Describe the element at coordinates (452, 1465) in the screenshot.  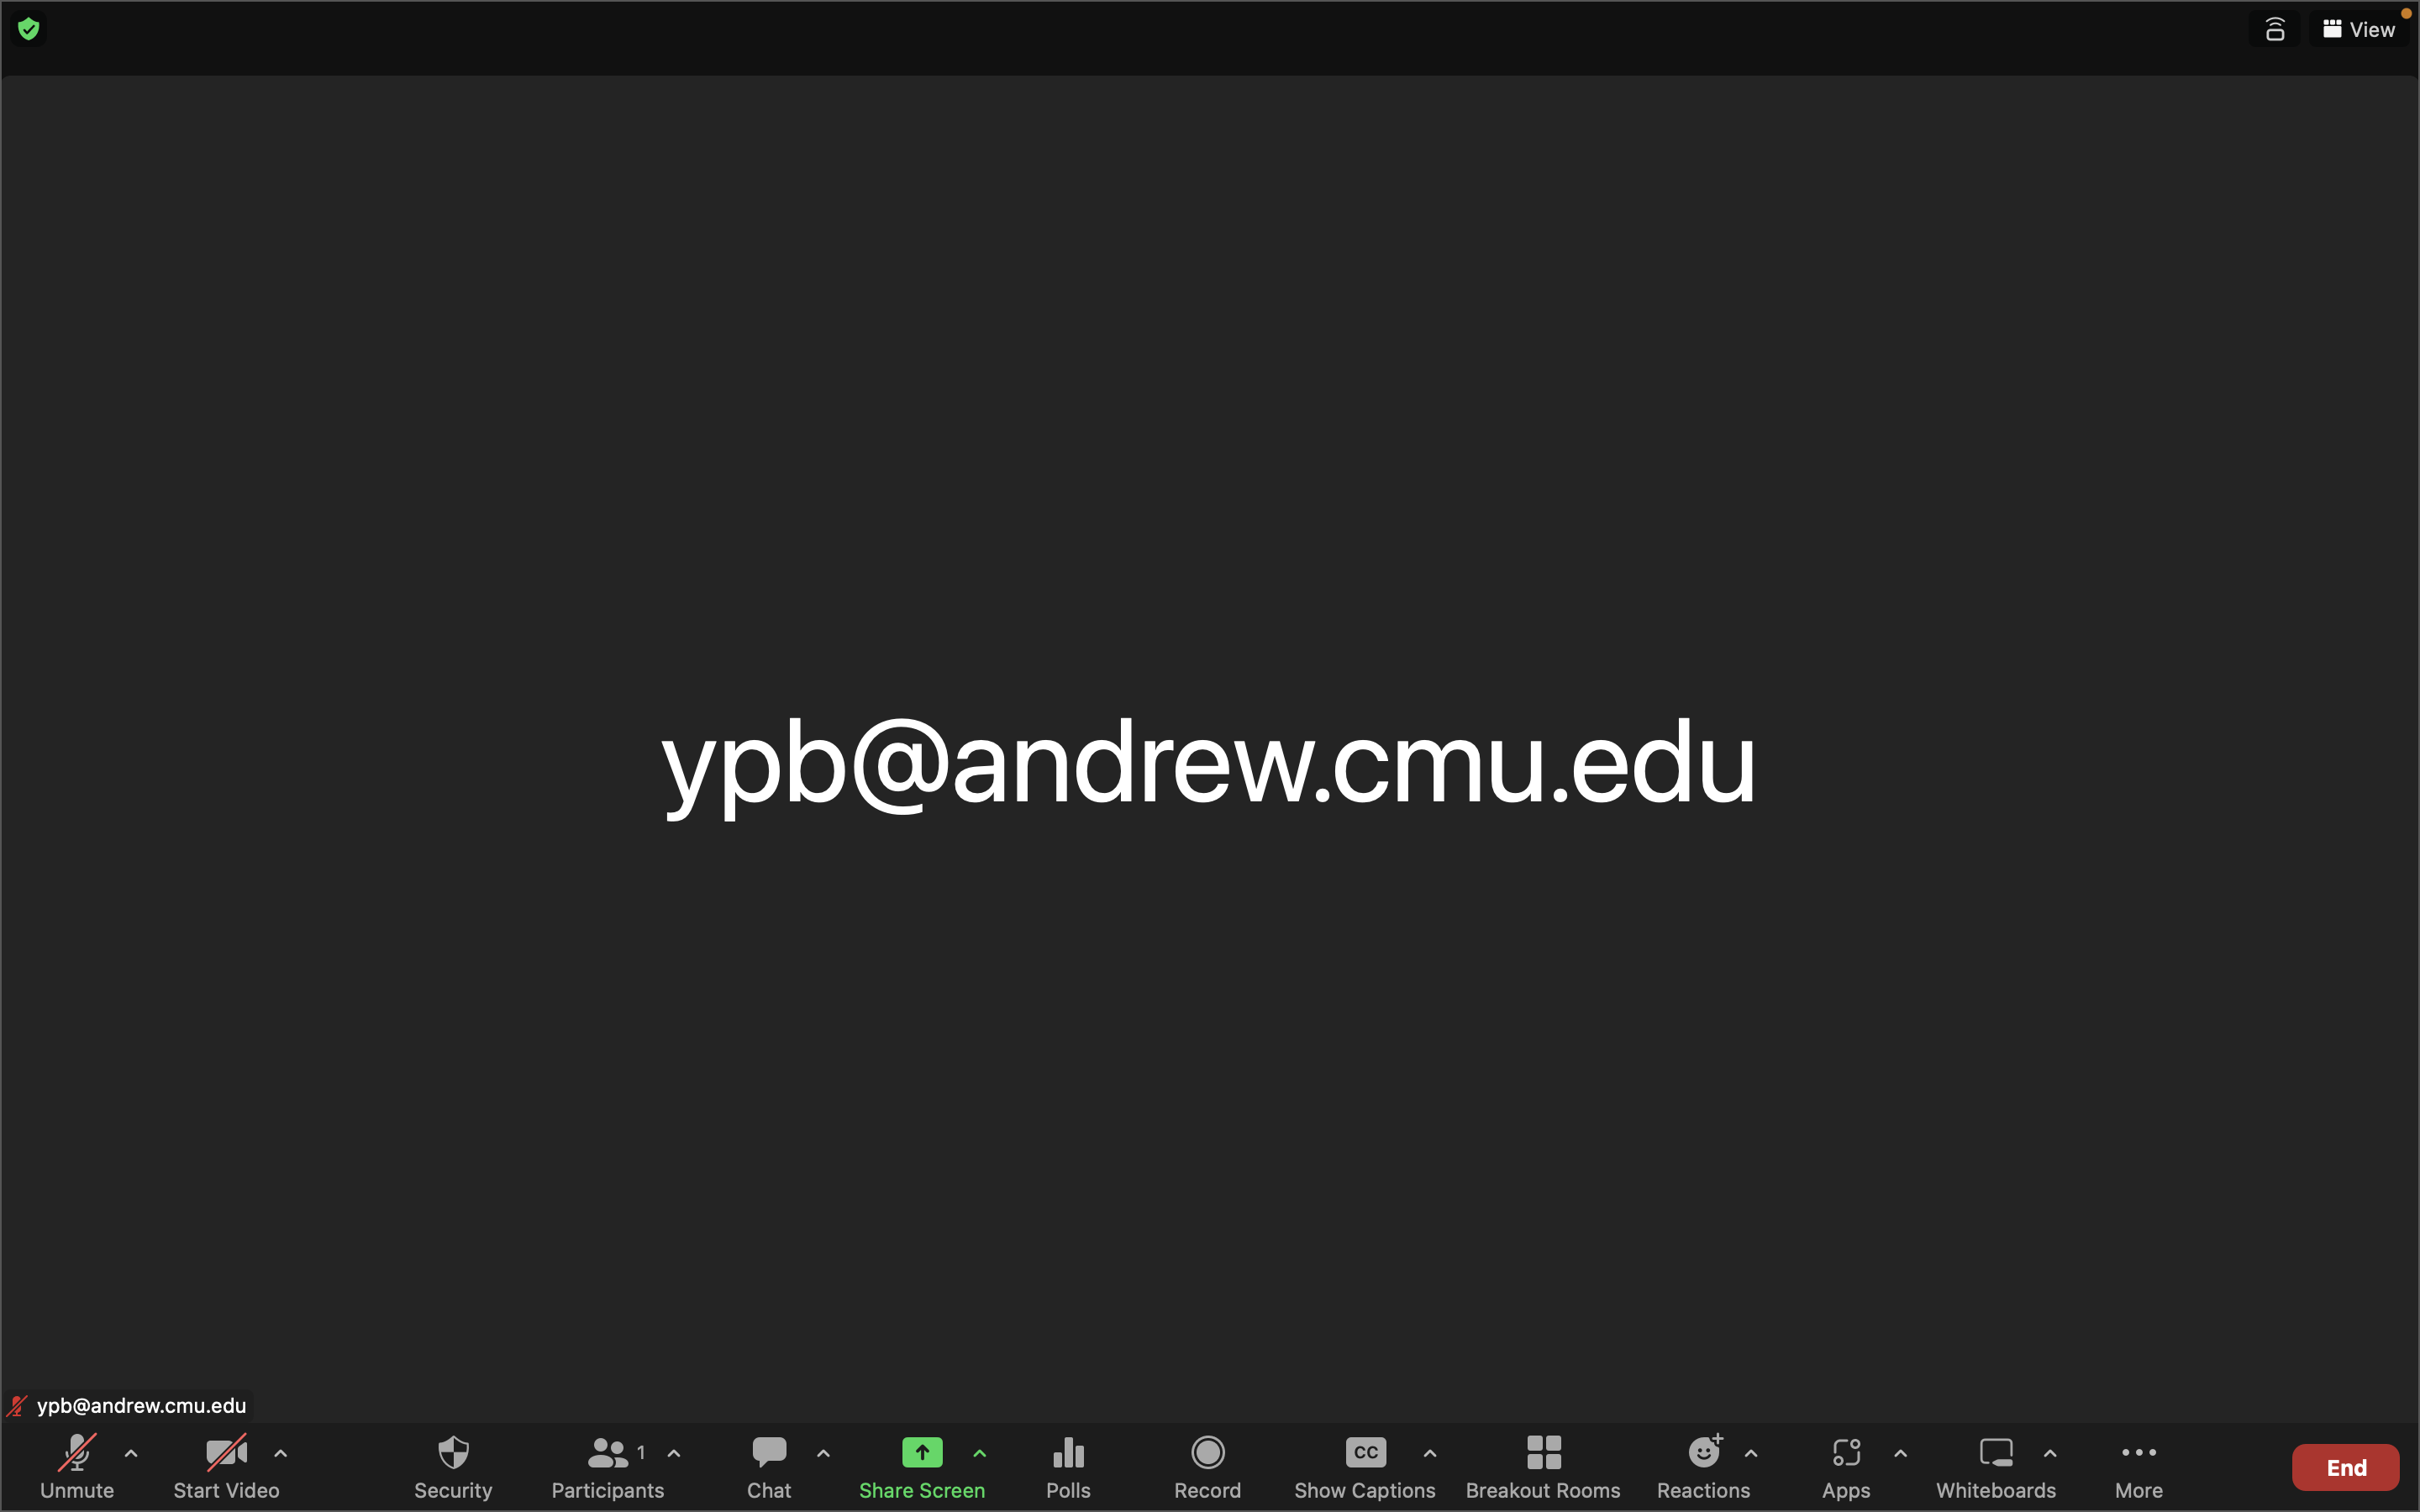
I see `Engage with the security mechanism` at that location.